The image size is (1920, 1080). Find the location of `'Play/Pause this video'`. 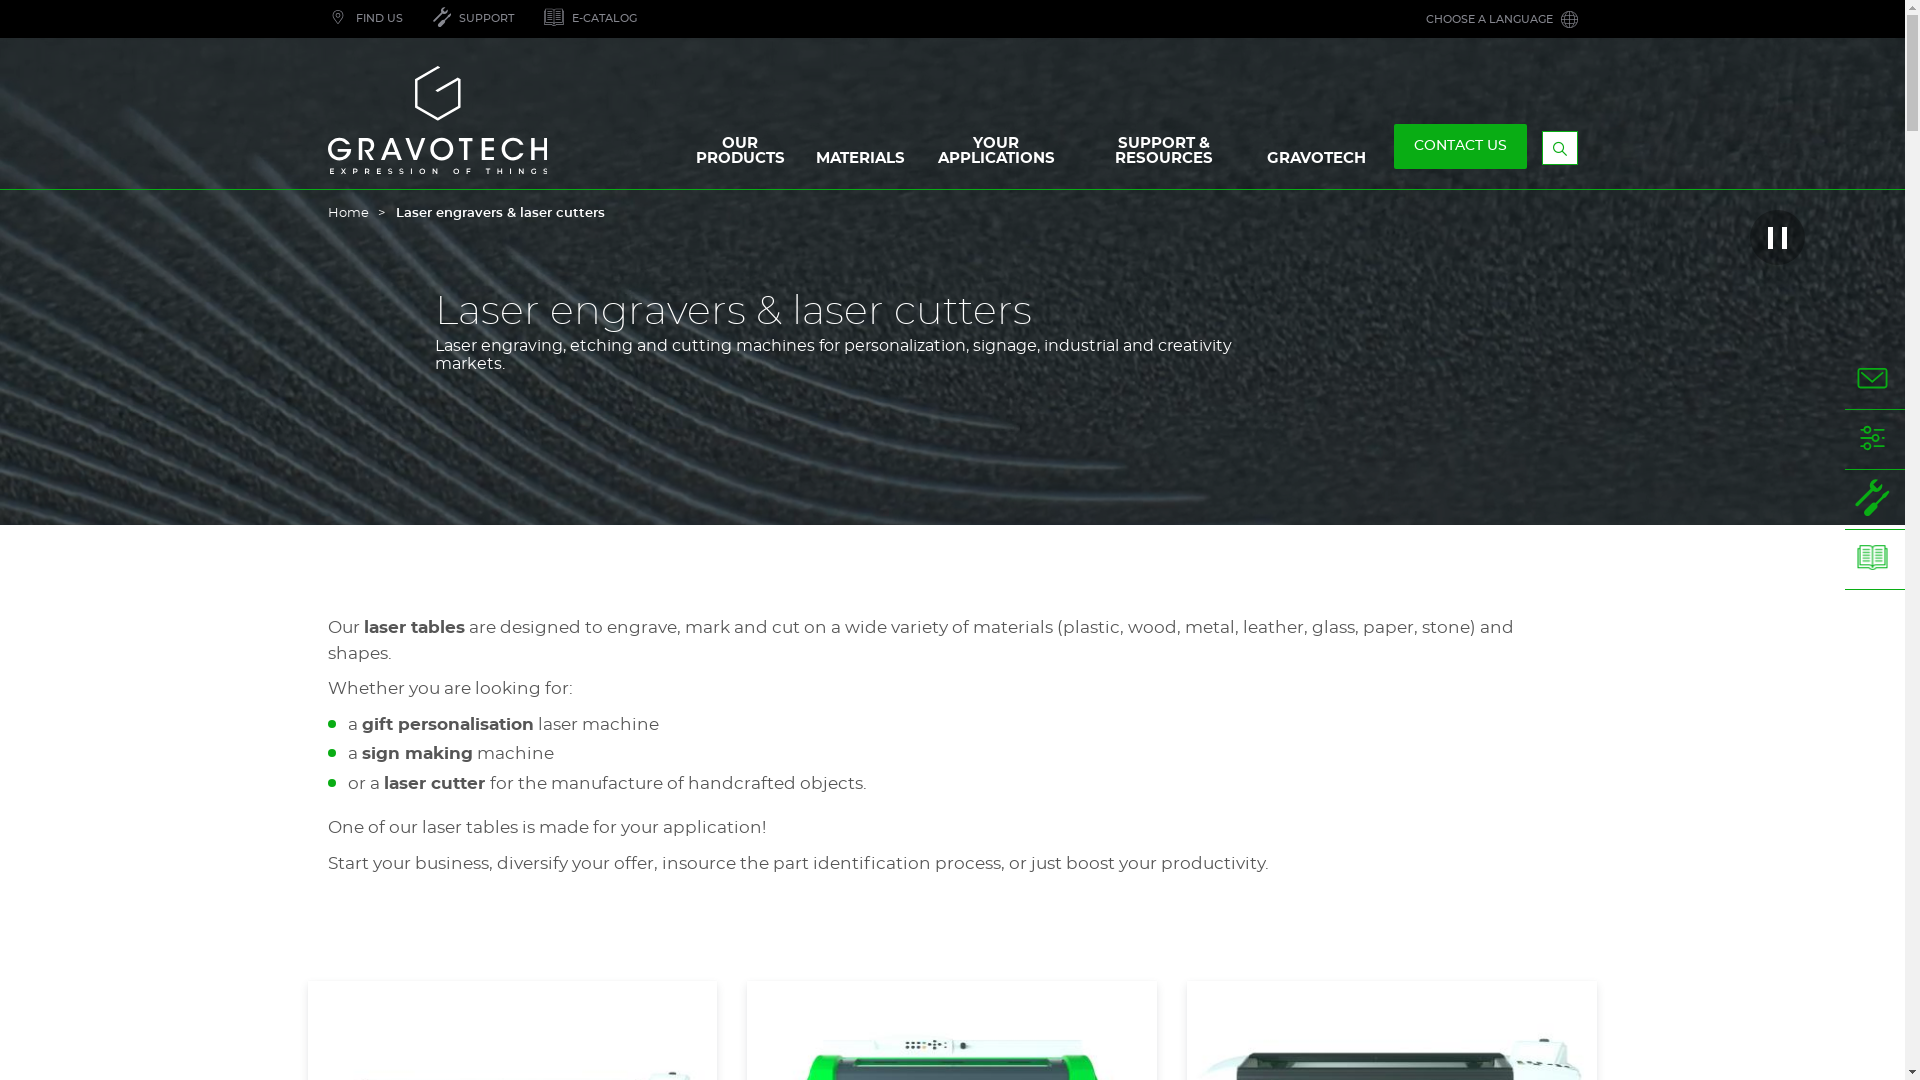

'Play/Pause this video' is located at coordinates (1777, 236).